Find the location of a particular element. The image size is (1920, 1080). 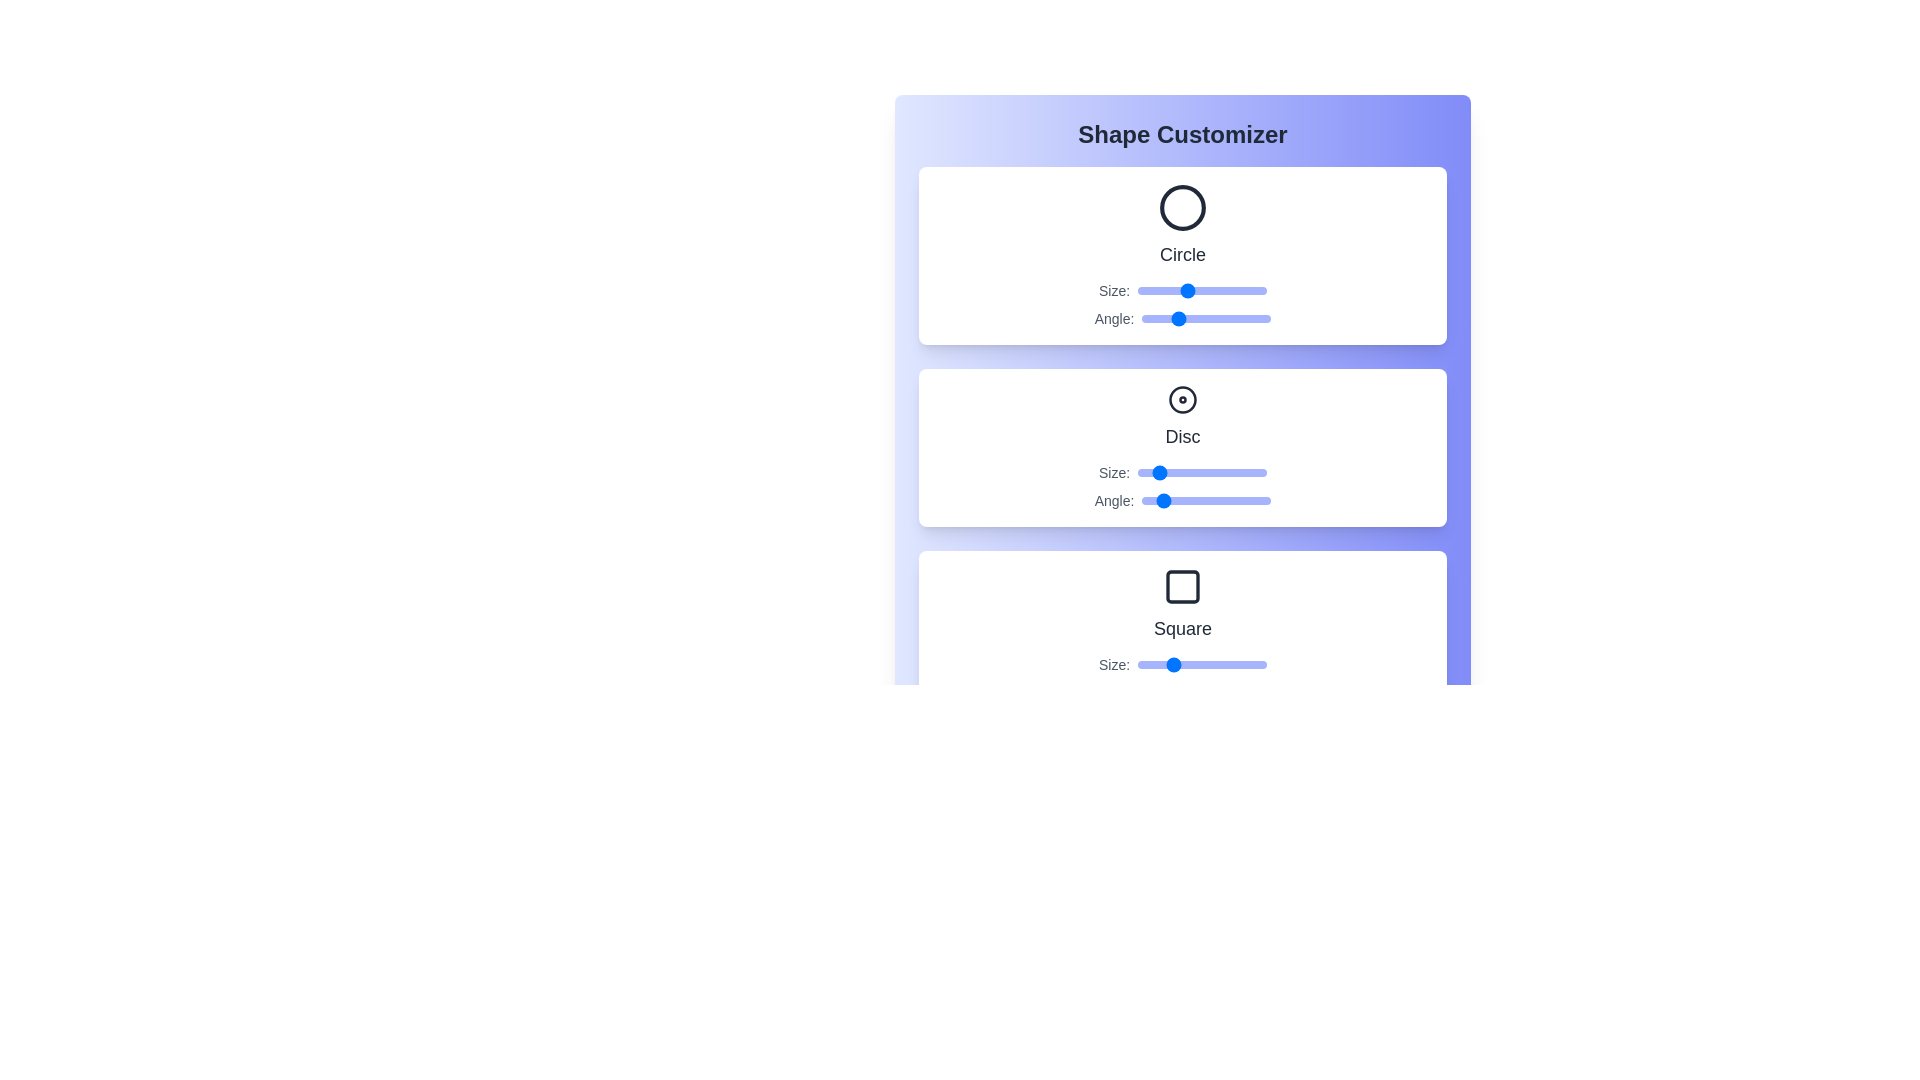

the name of the shape Square is located at coordinates (1182, 627).